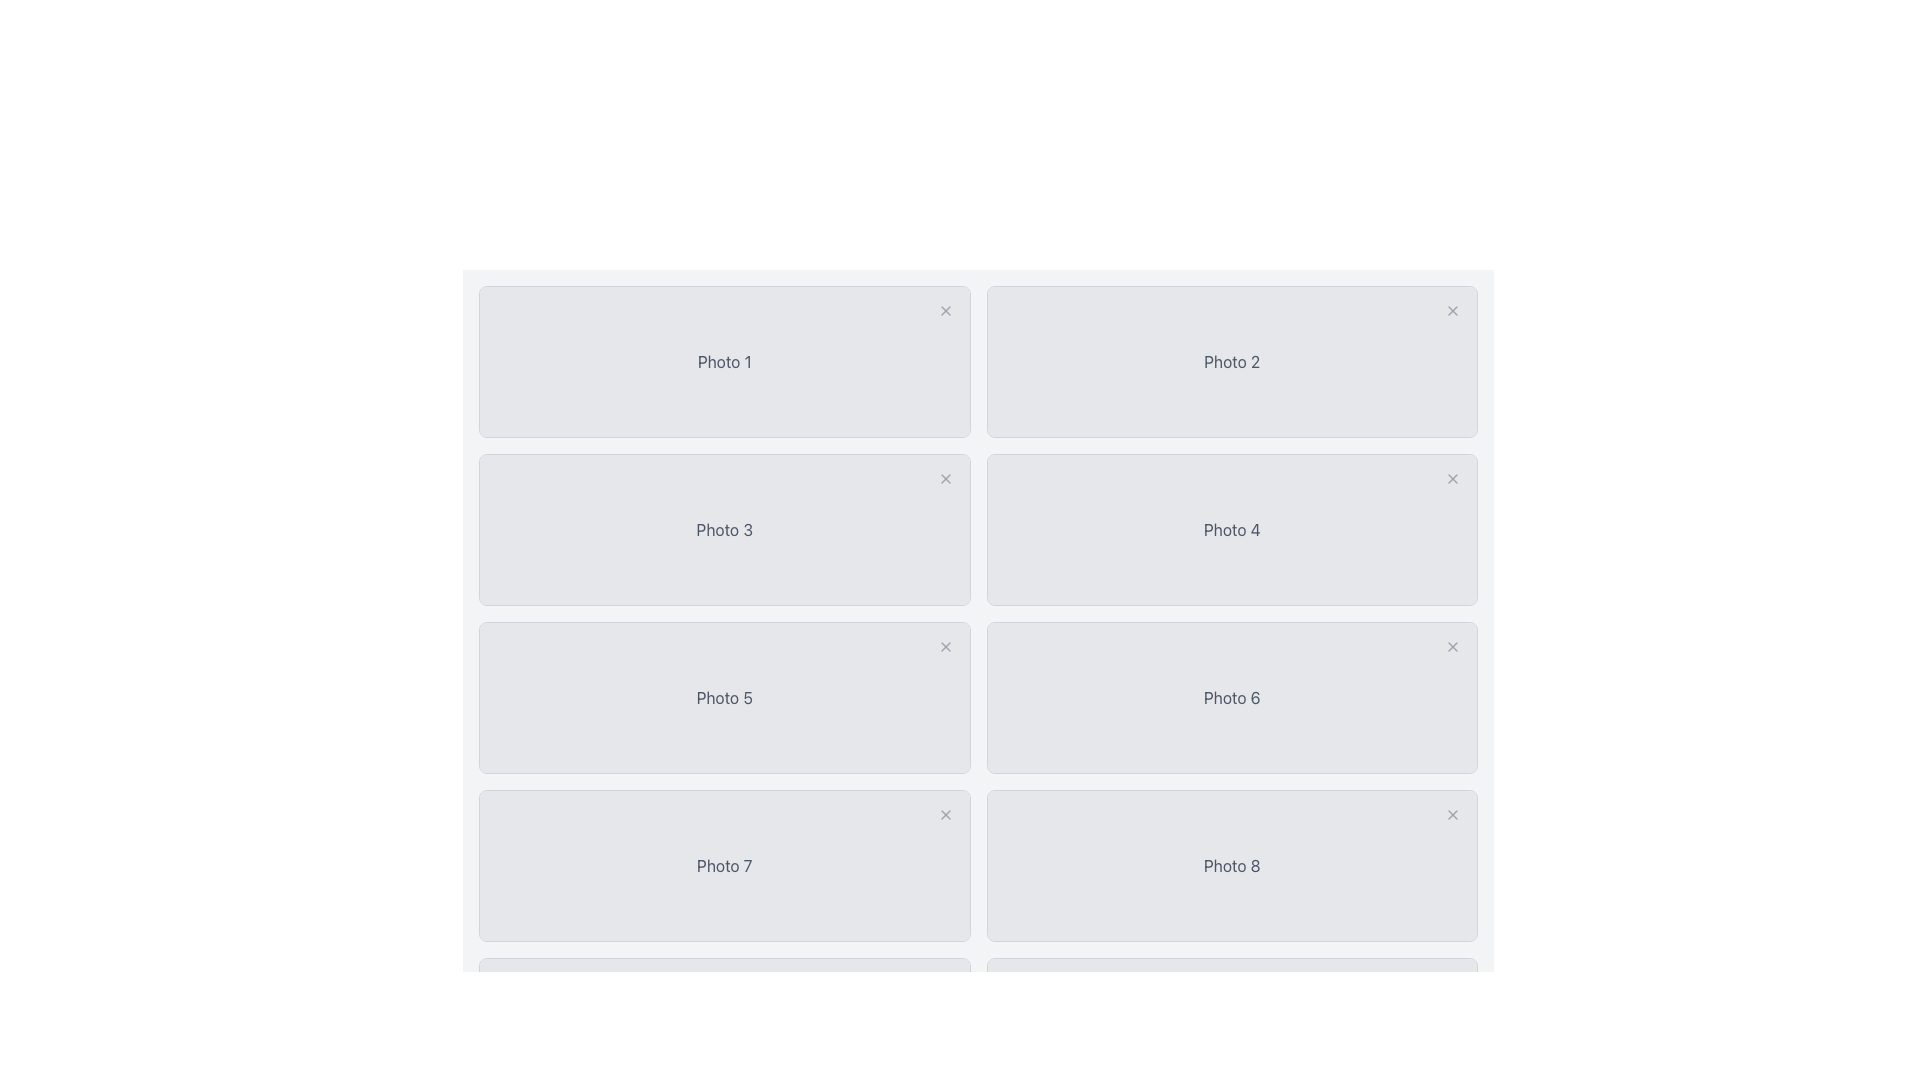  Describe the element at coordinates (944, 478) in the screenshot. I see `the close button in the top right corner of the 'Photo 3' card` at that location.